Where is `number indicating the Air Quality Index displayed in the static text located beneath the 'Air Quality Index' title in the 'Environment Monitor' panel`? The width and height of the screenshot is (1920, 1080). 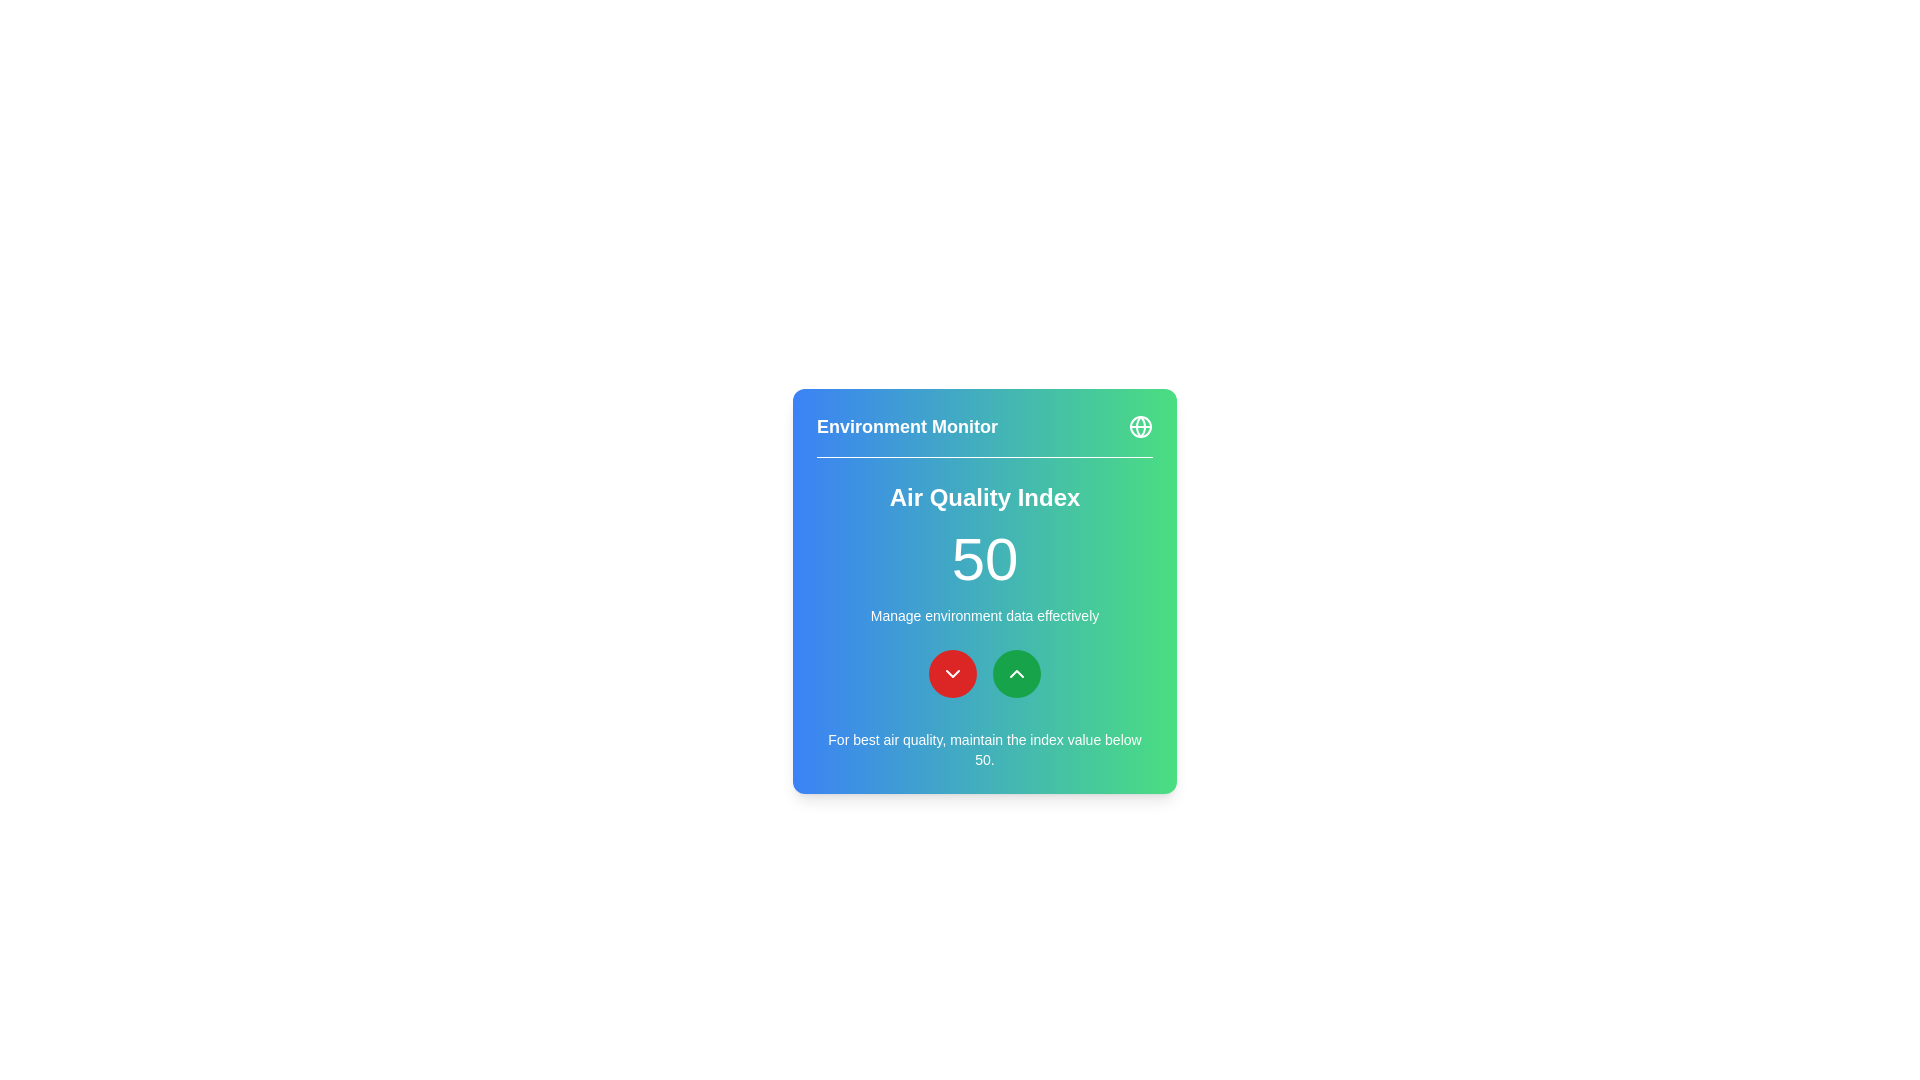
number indicating the Air Quality Index displayed in the static text located beneath the 'Air Quality Index' title in the 'Environment Monitor' panel is located at coordinates (984, 559).